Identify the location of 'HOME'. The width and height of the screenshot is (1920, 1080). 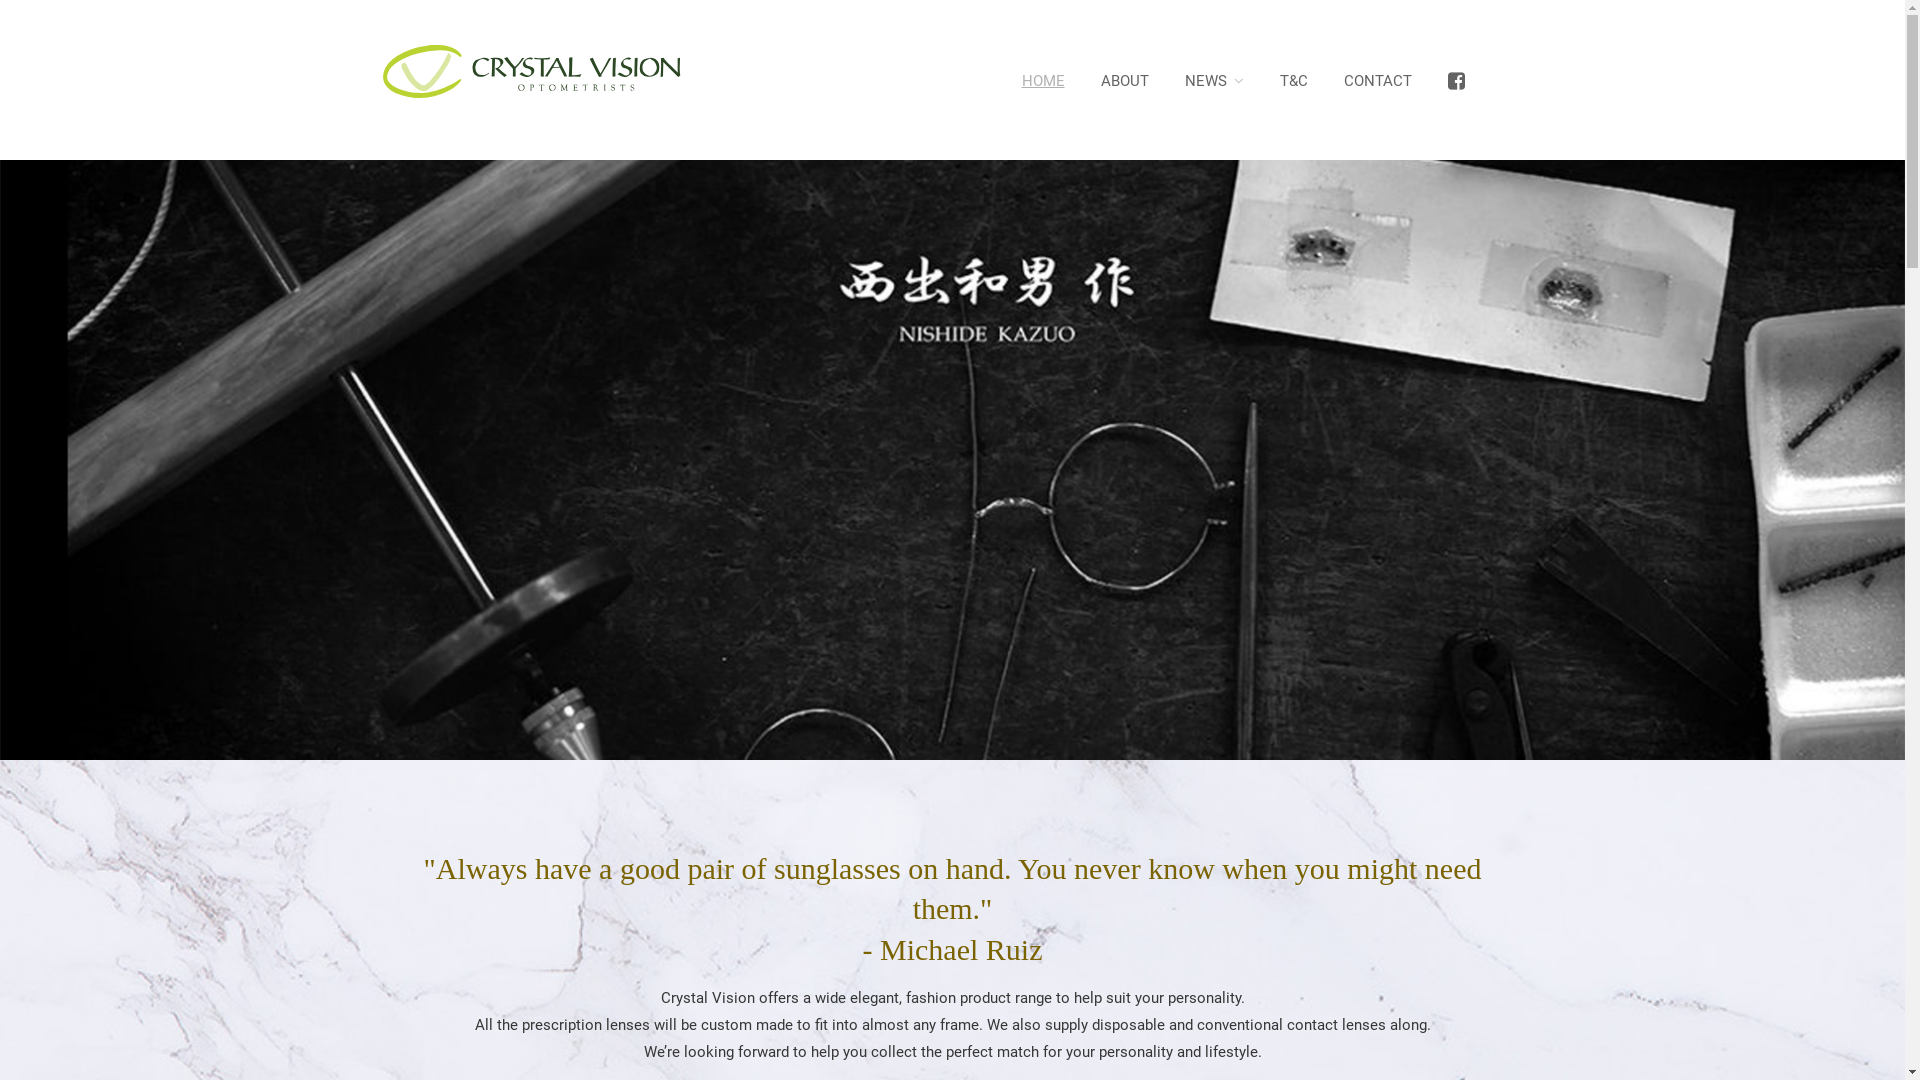
(1042, 80).